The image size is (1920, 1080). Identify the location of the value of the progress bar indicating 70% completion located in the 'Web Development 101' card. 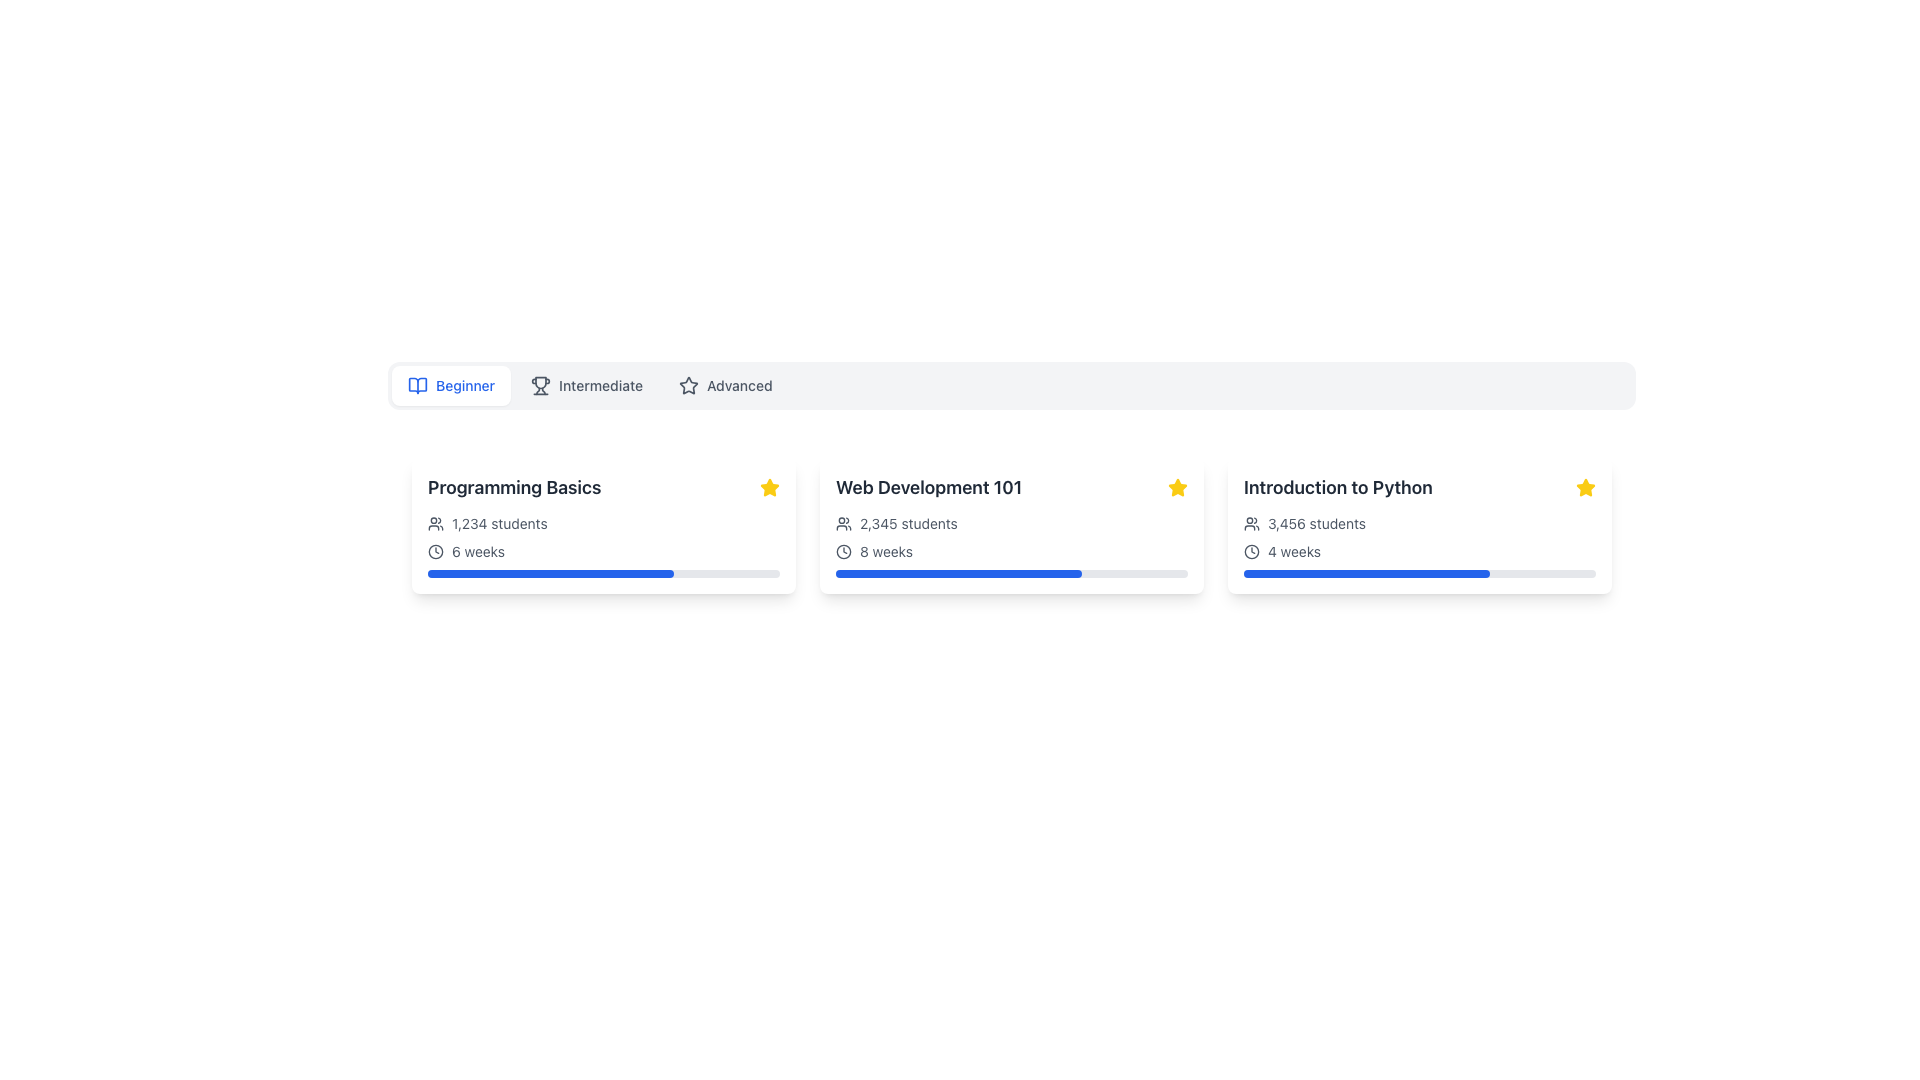
(1012, 574).